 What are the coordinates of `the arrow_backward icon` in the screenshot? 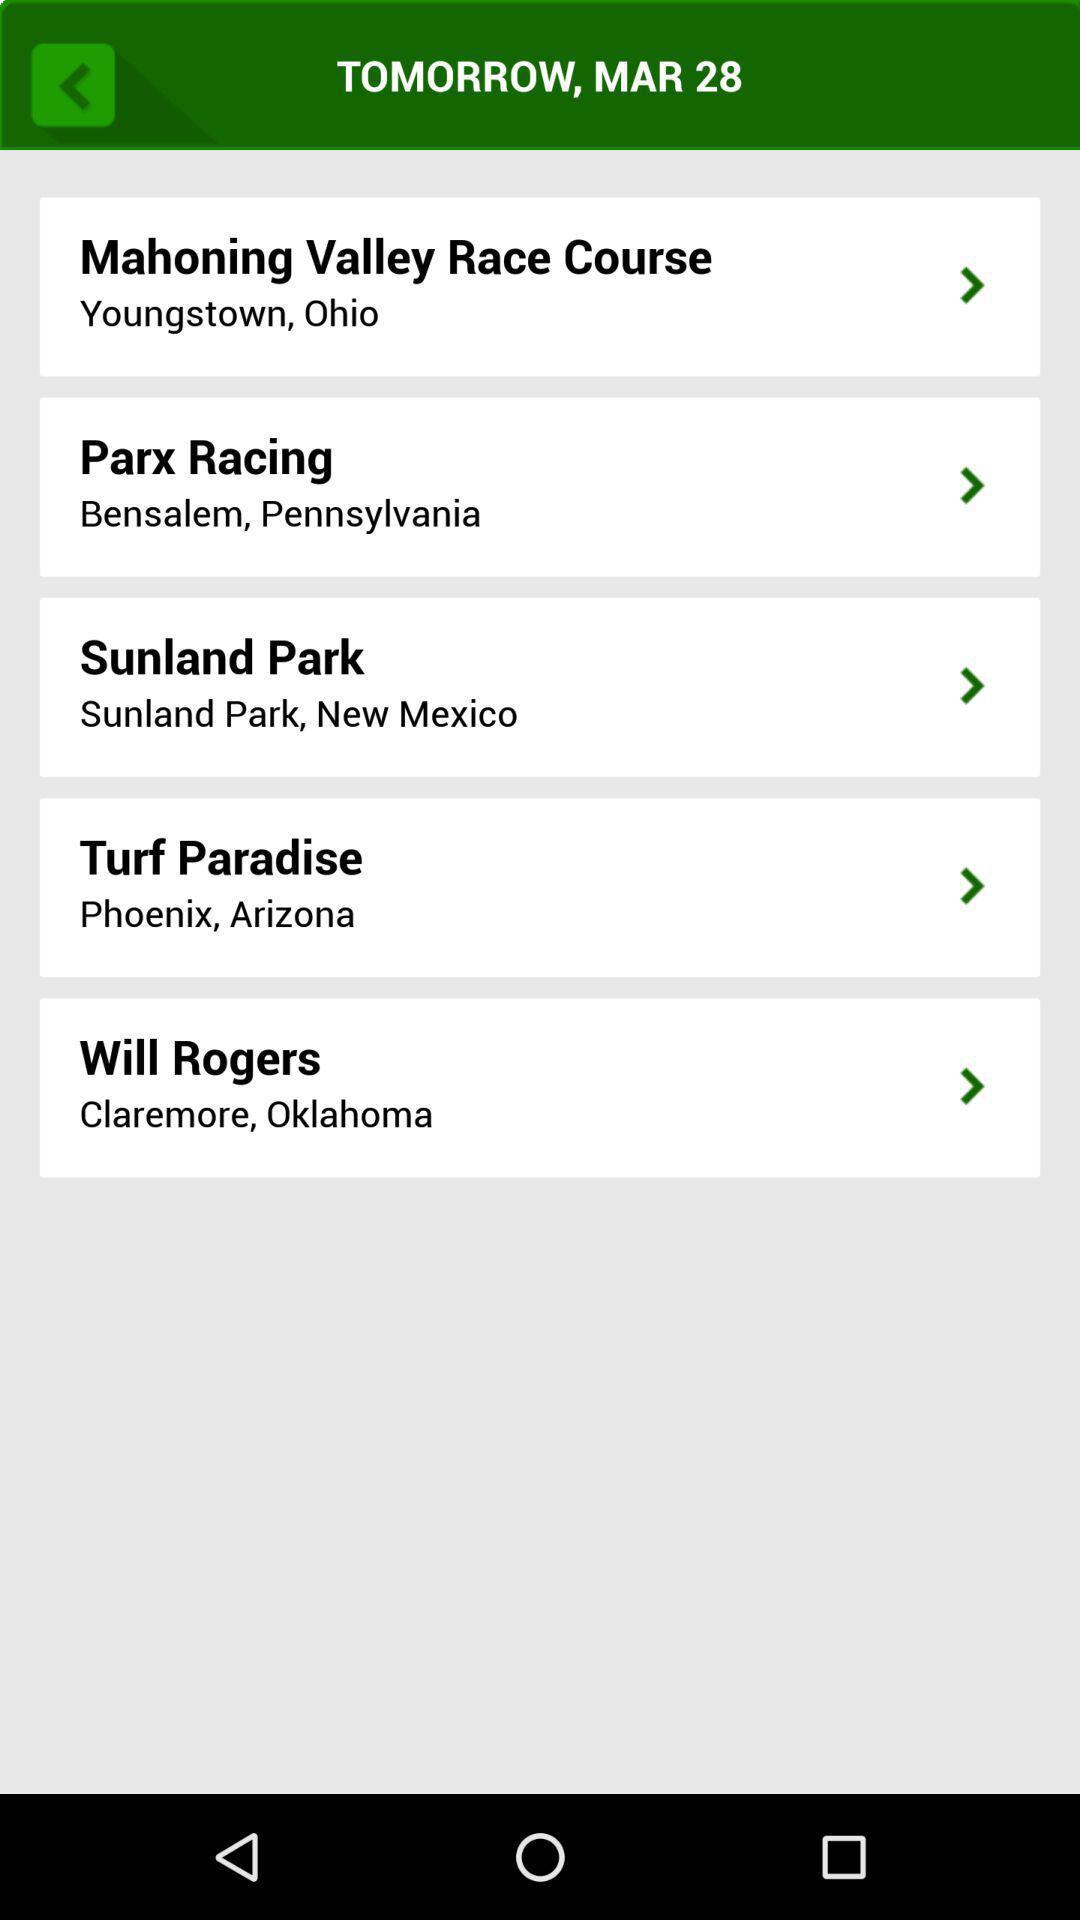 It's located at (118, 85).